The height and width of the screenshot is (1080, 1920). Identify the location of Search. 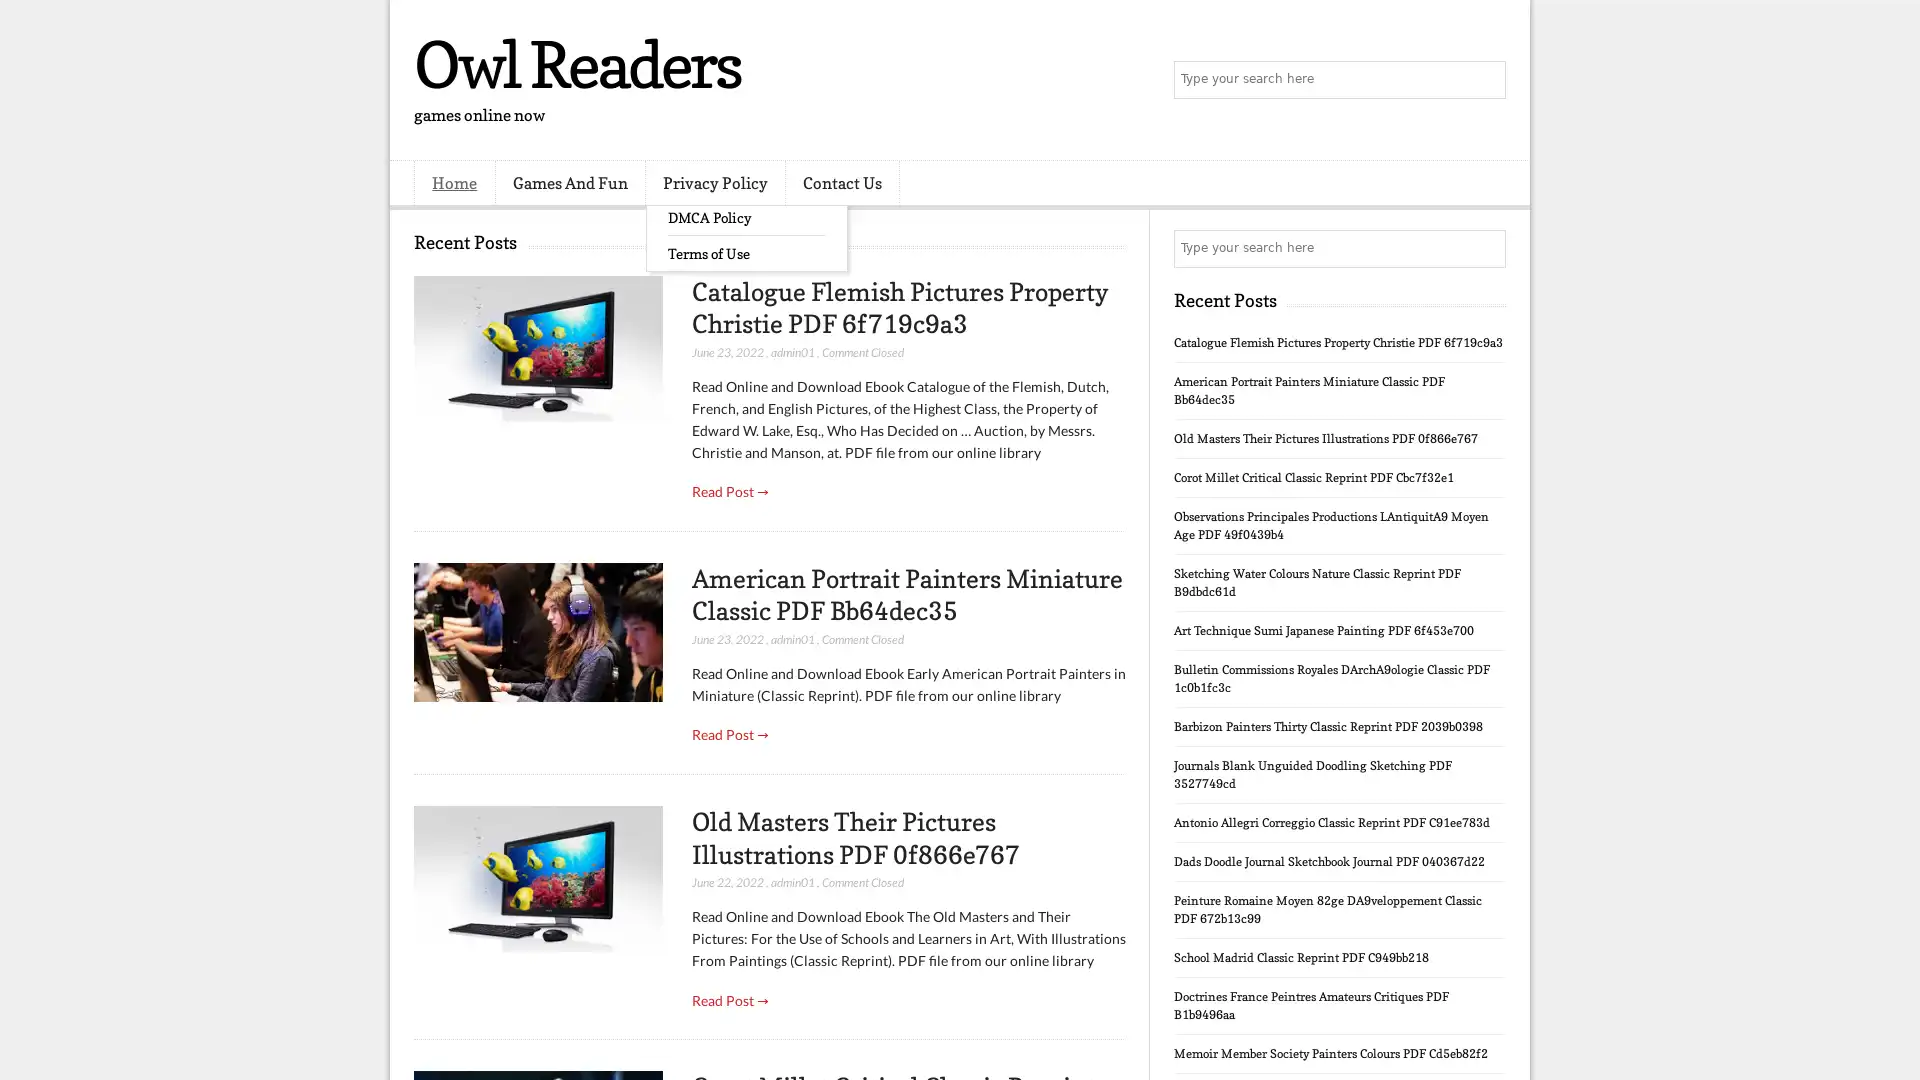
(1485, 248).